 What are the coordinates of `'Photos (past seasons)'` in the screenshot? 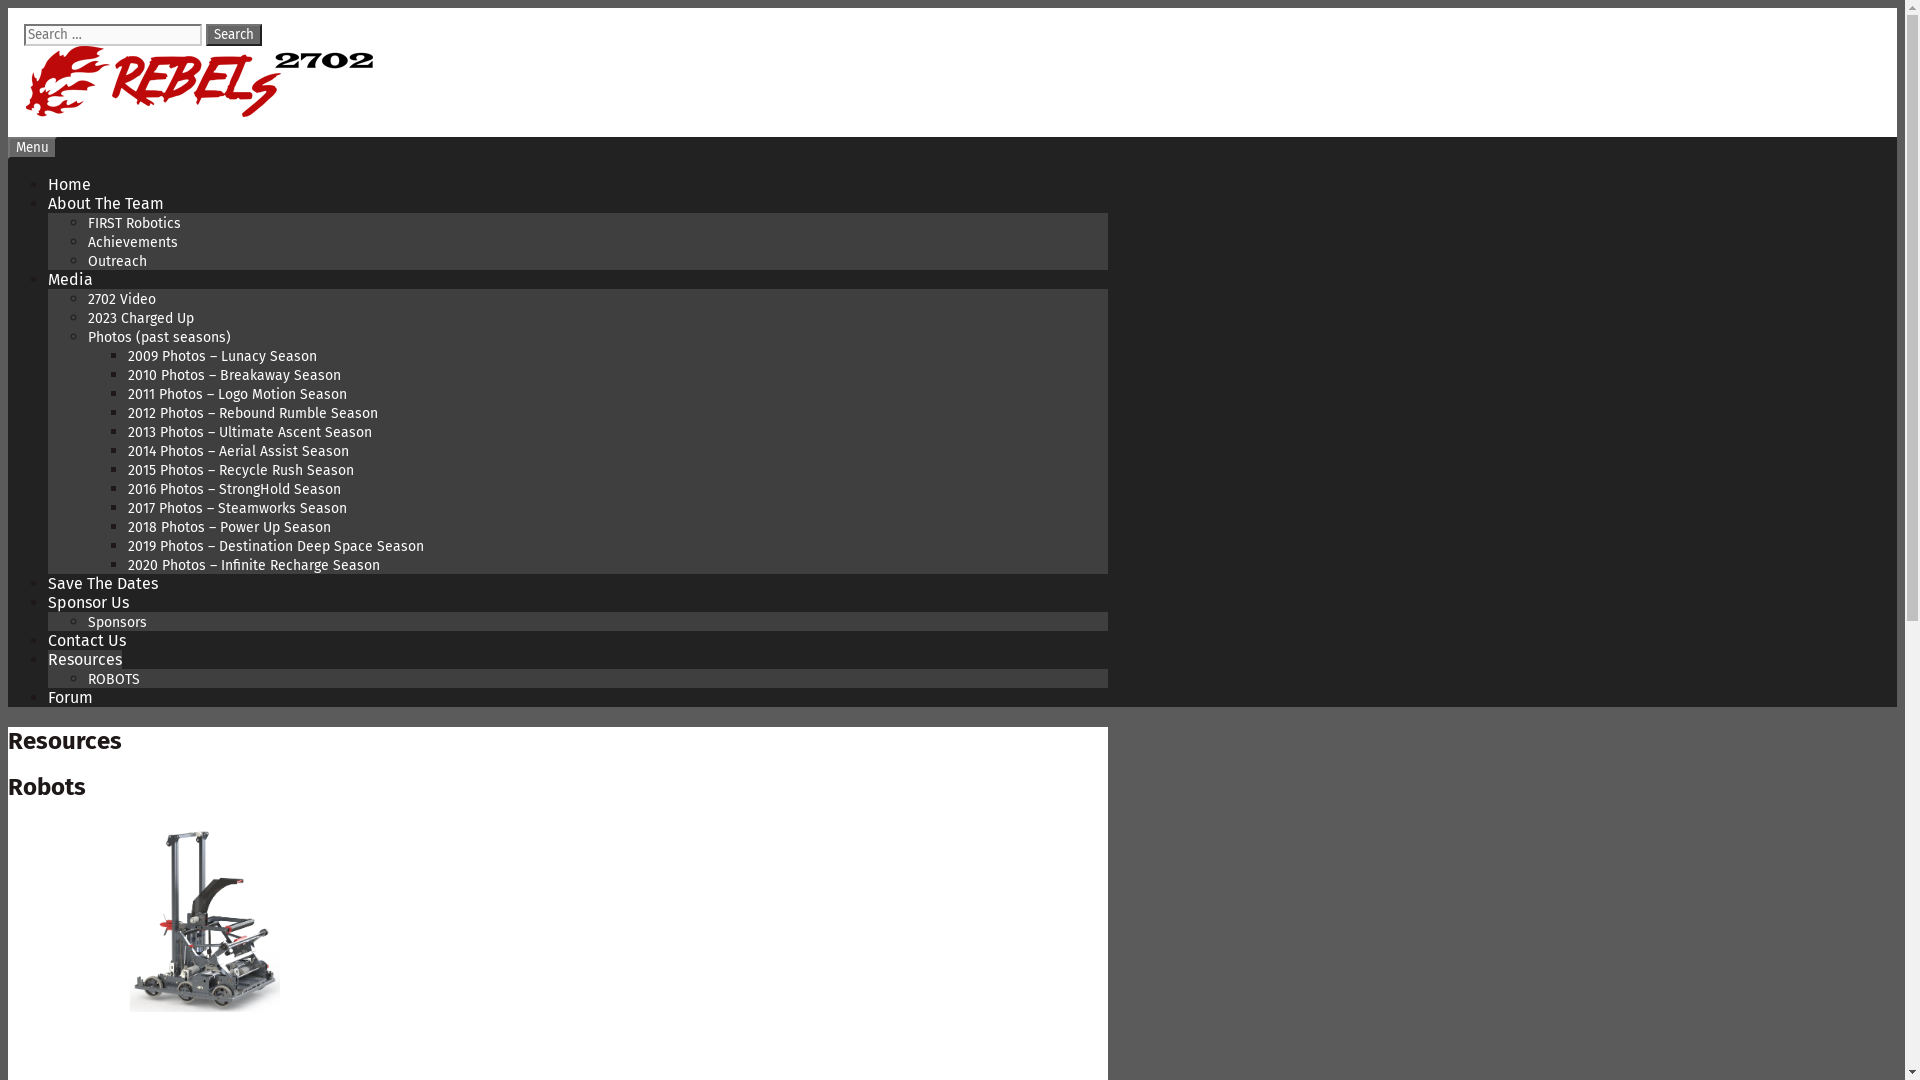 It's located at (158, 336).